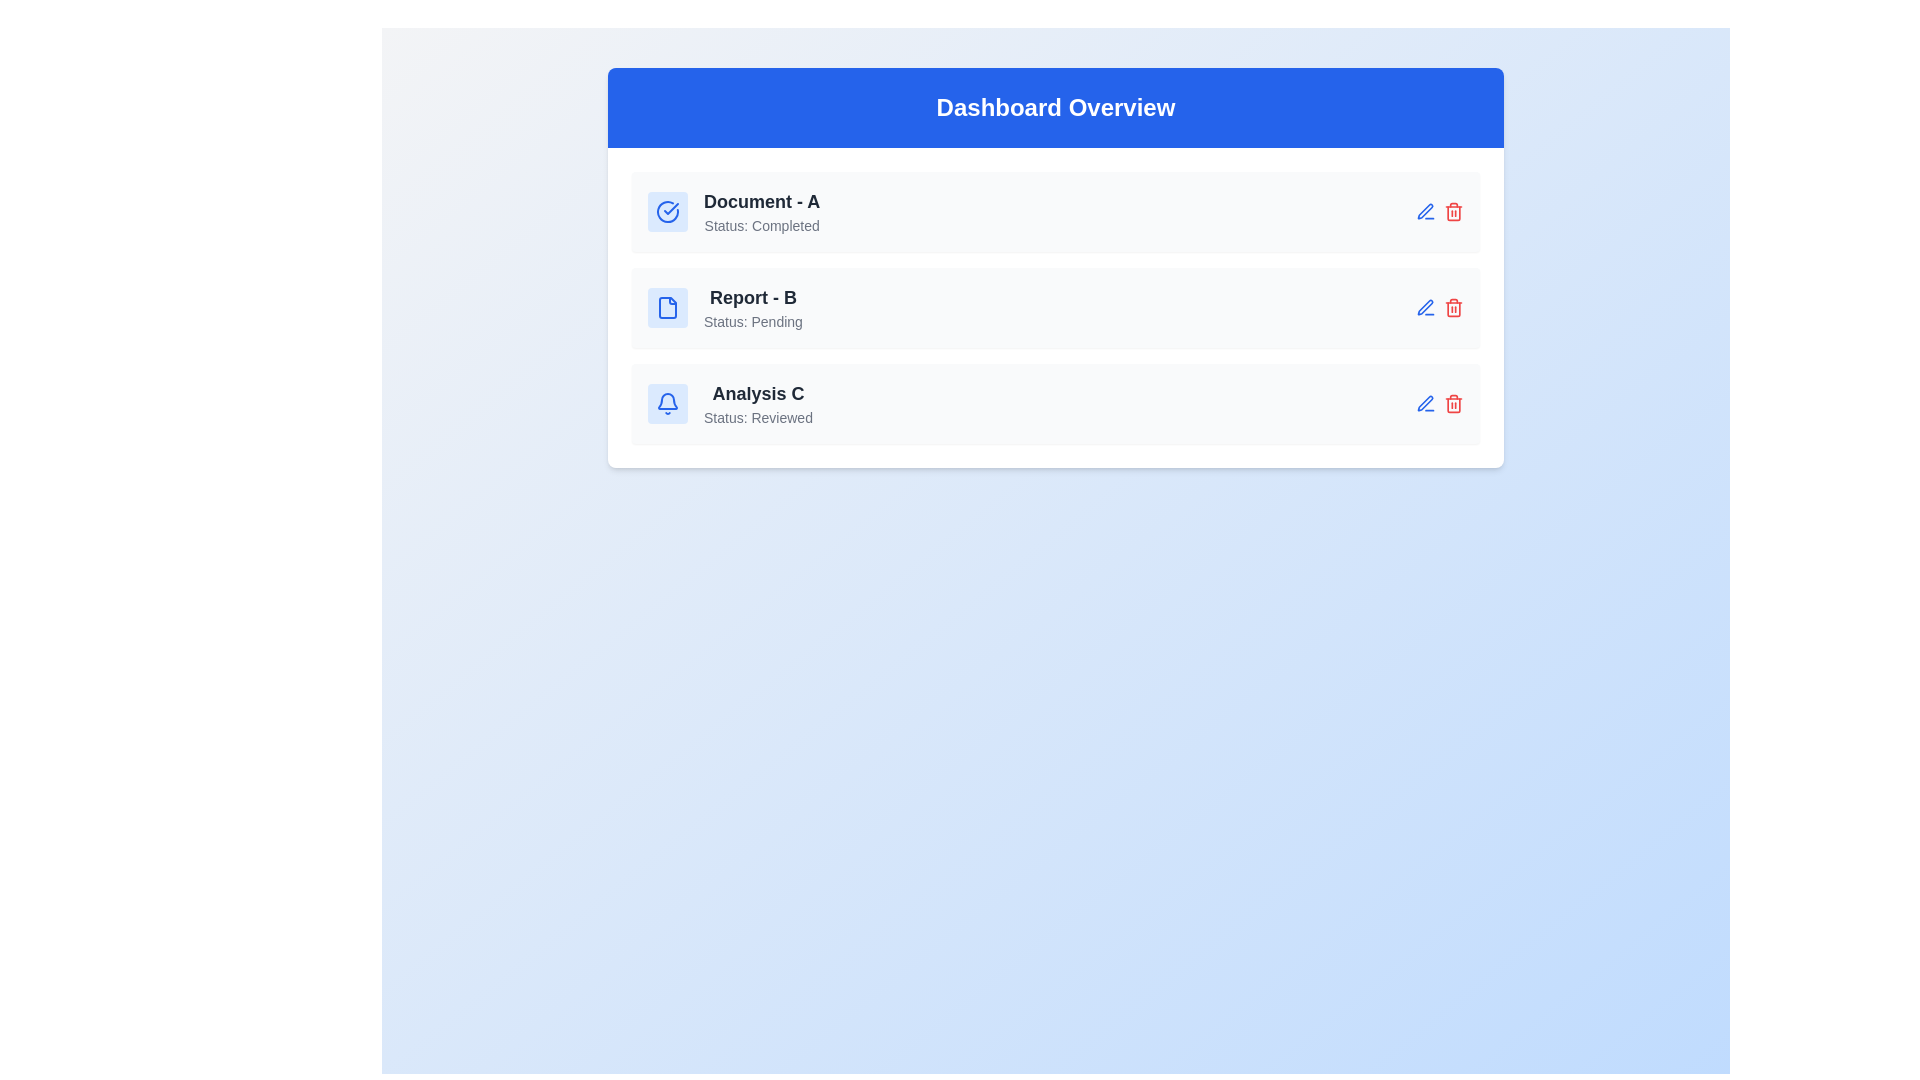 This screenshot has width=1920, height=1080. What do you see at coordinates (733, 212) in the screenshot?
I see `the first entry in the list of document statuses, which displays 'Document - A' with a status of 'Completed' and is aligned with an icon to its left` at bounding box center [733, 212].